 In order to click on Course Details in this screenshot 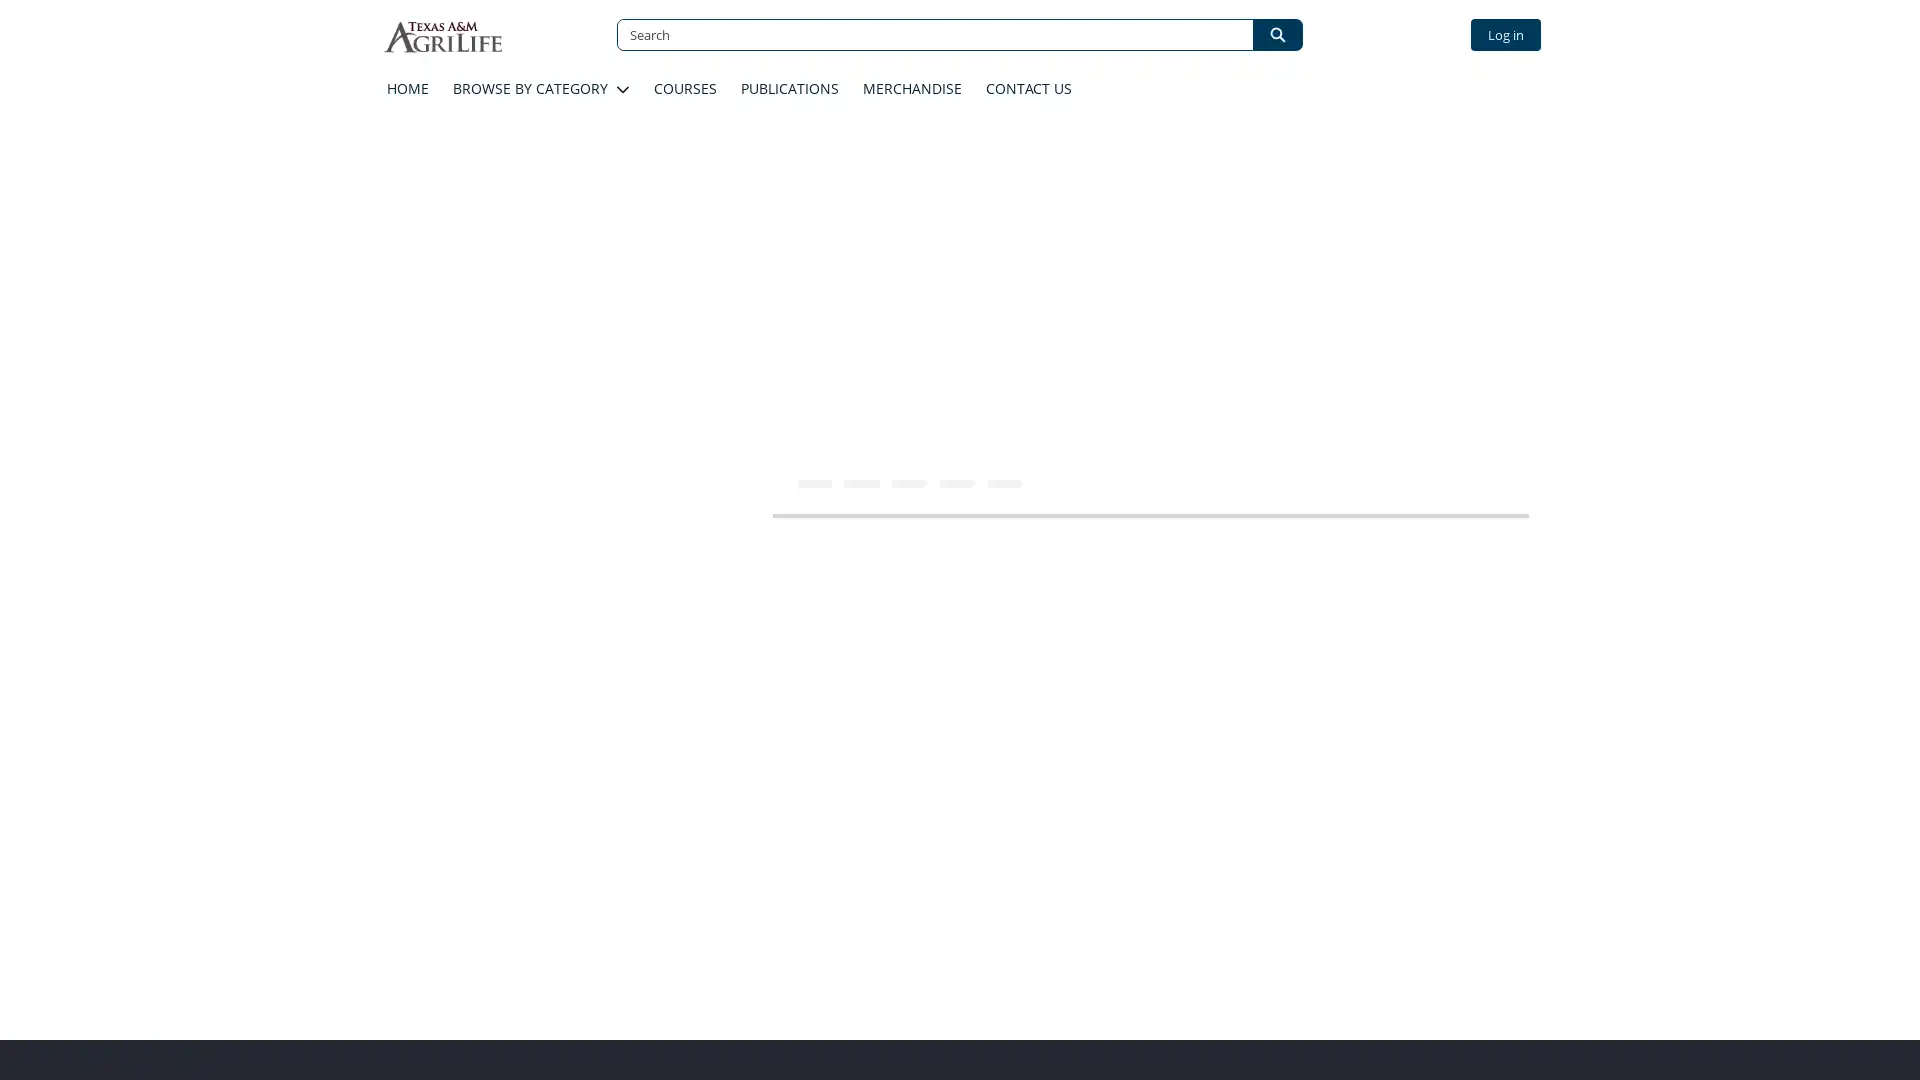, I will do `click(573, 684)`.